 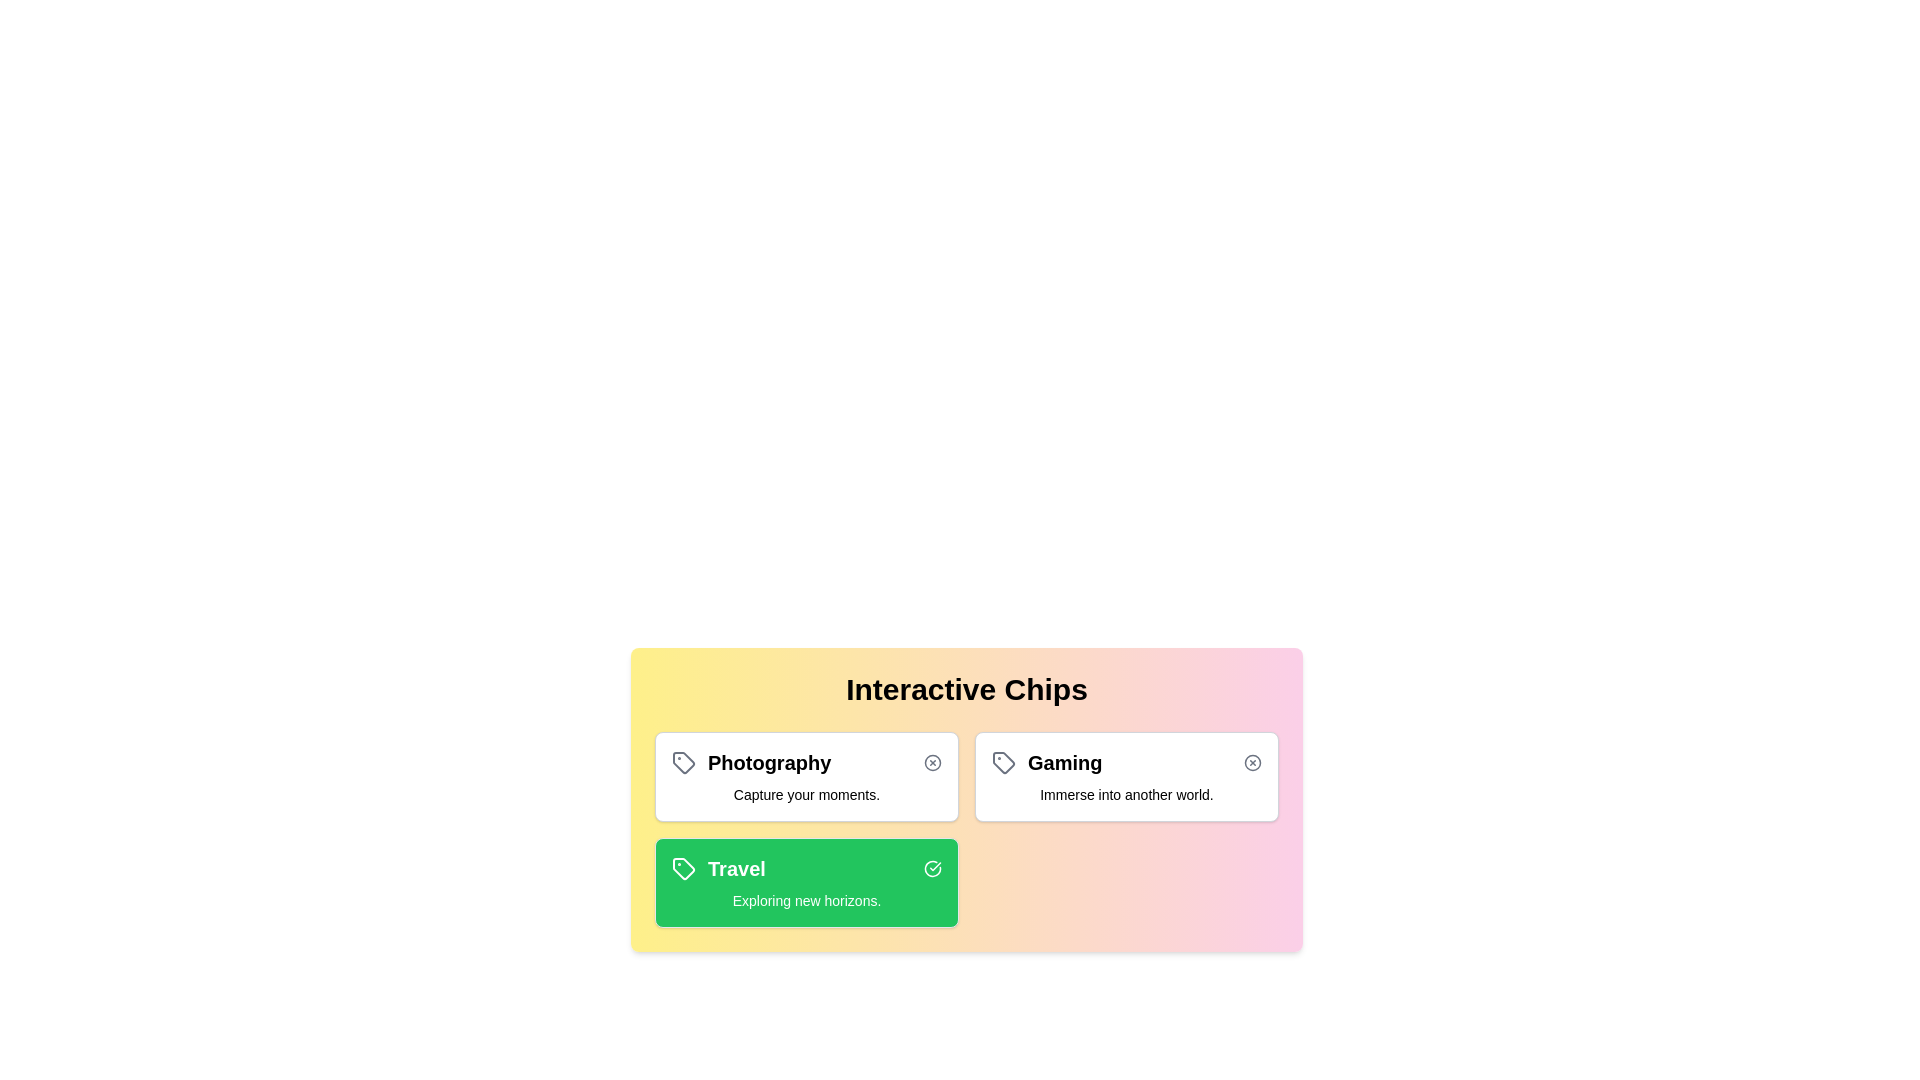 What do you see at coordinates (806, 882) in the screenshot?
I see `the chip labeled 'Travel' to toggle its selection state` at bounding box center [806, 882].